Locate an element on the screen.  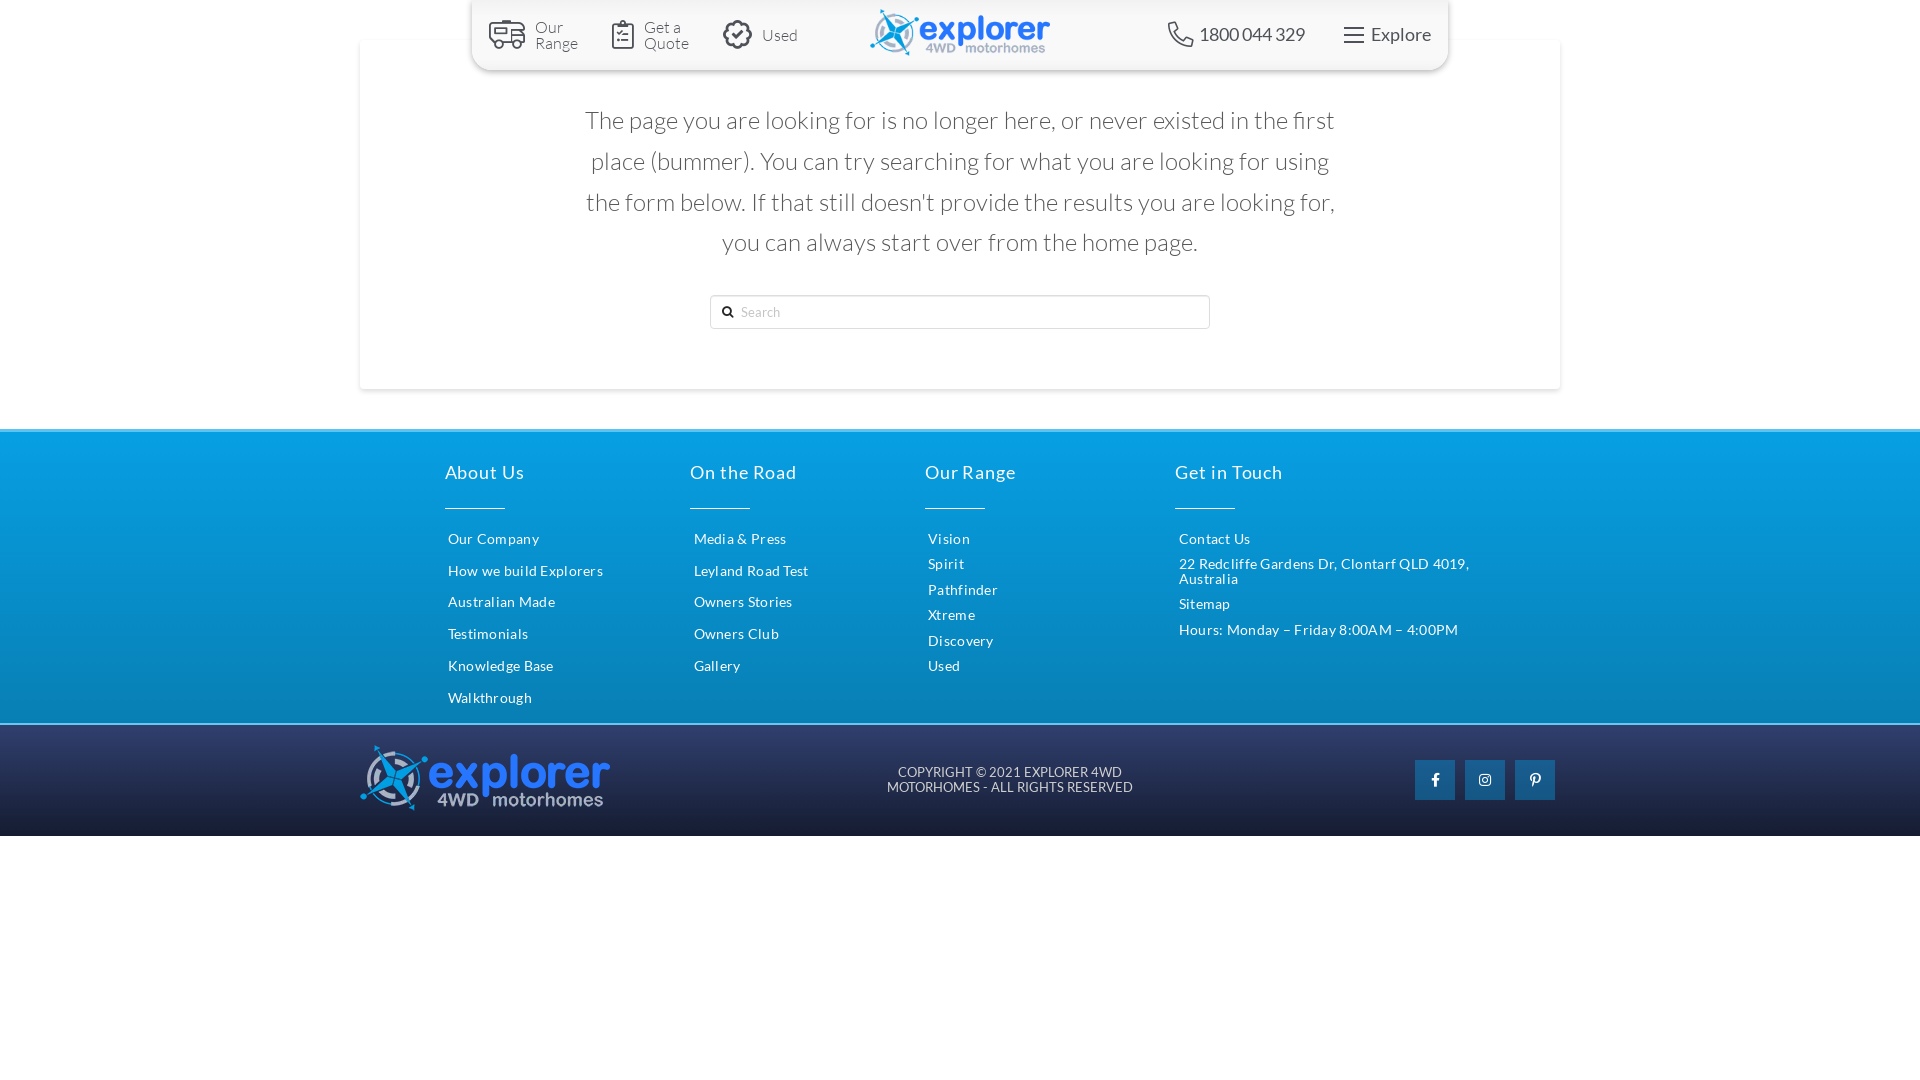
'Walkthrough' is located at coordinates (489, 697).